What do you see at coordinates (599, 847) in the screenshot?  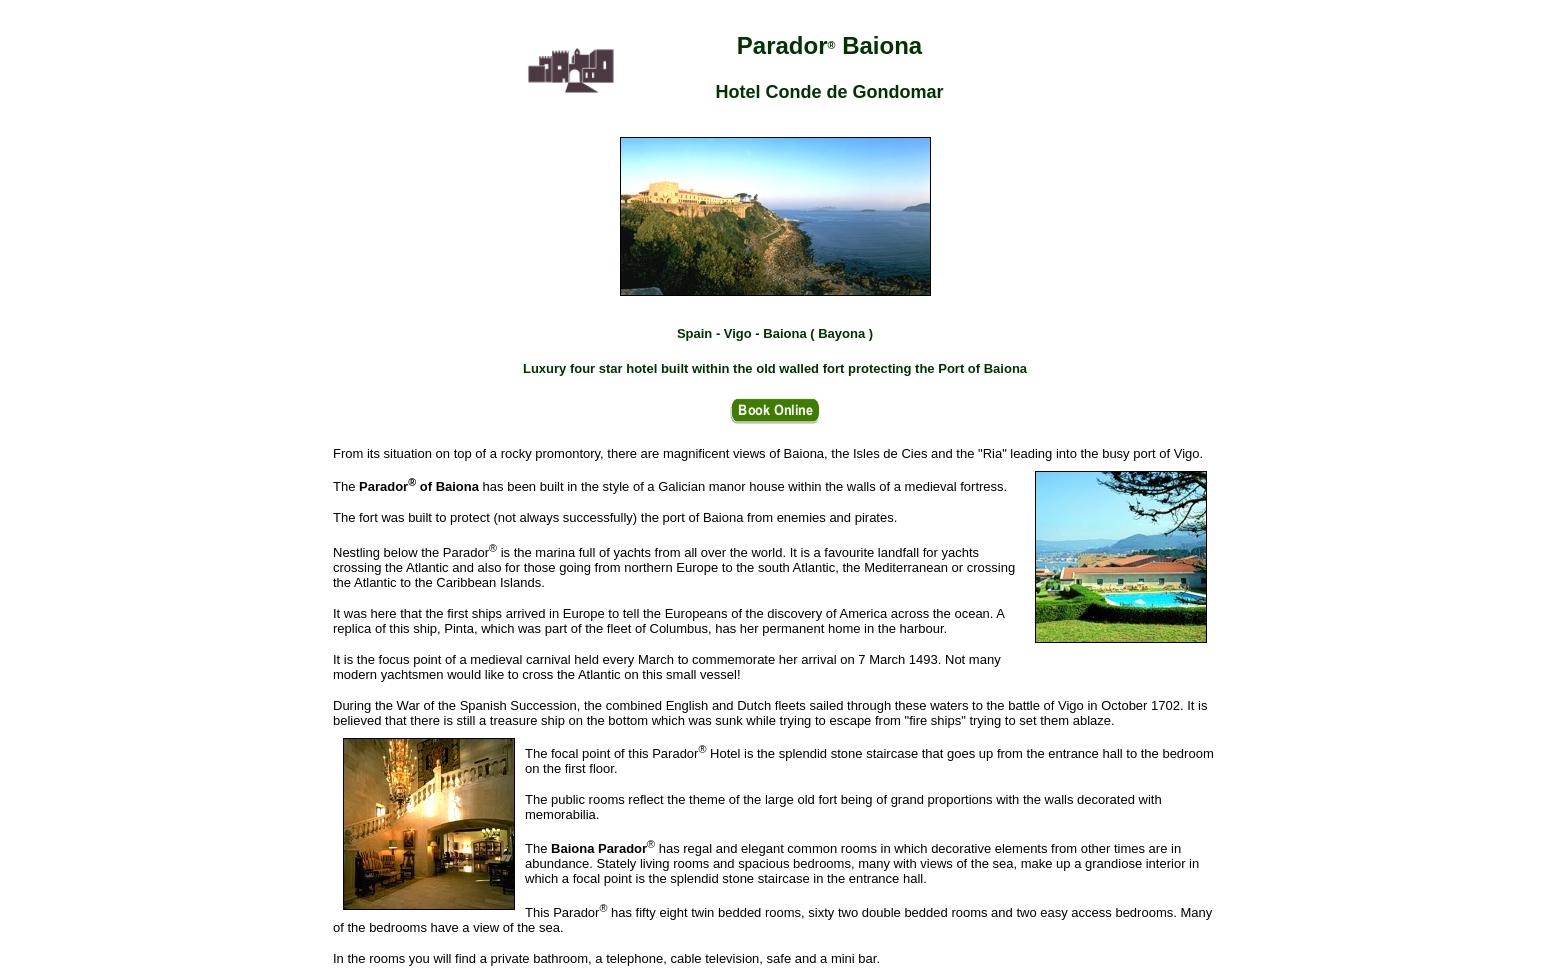 I see `'Baiona Parador'` at bounding box center [599, 847].